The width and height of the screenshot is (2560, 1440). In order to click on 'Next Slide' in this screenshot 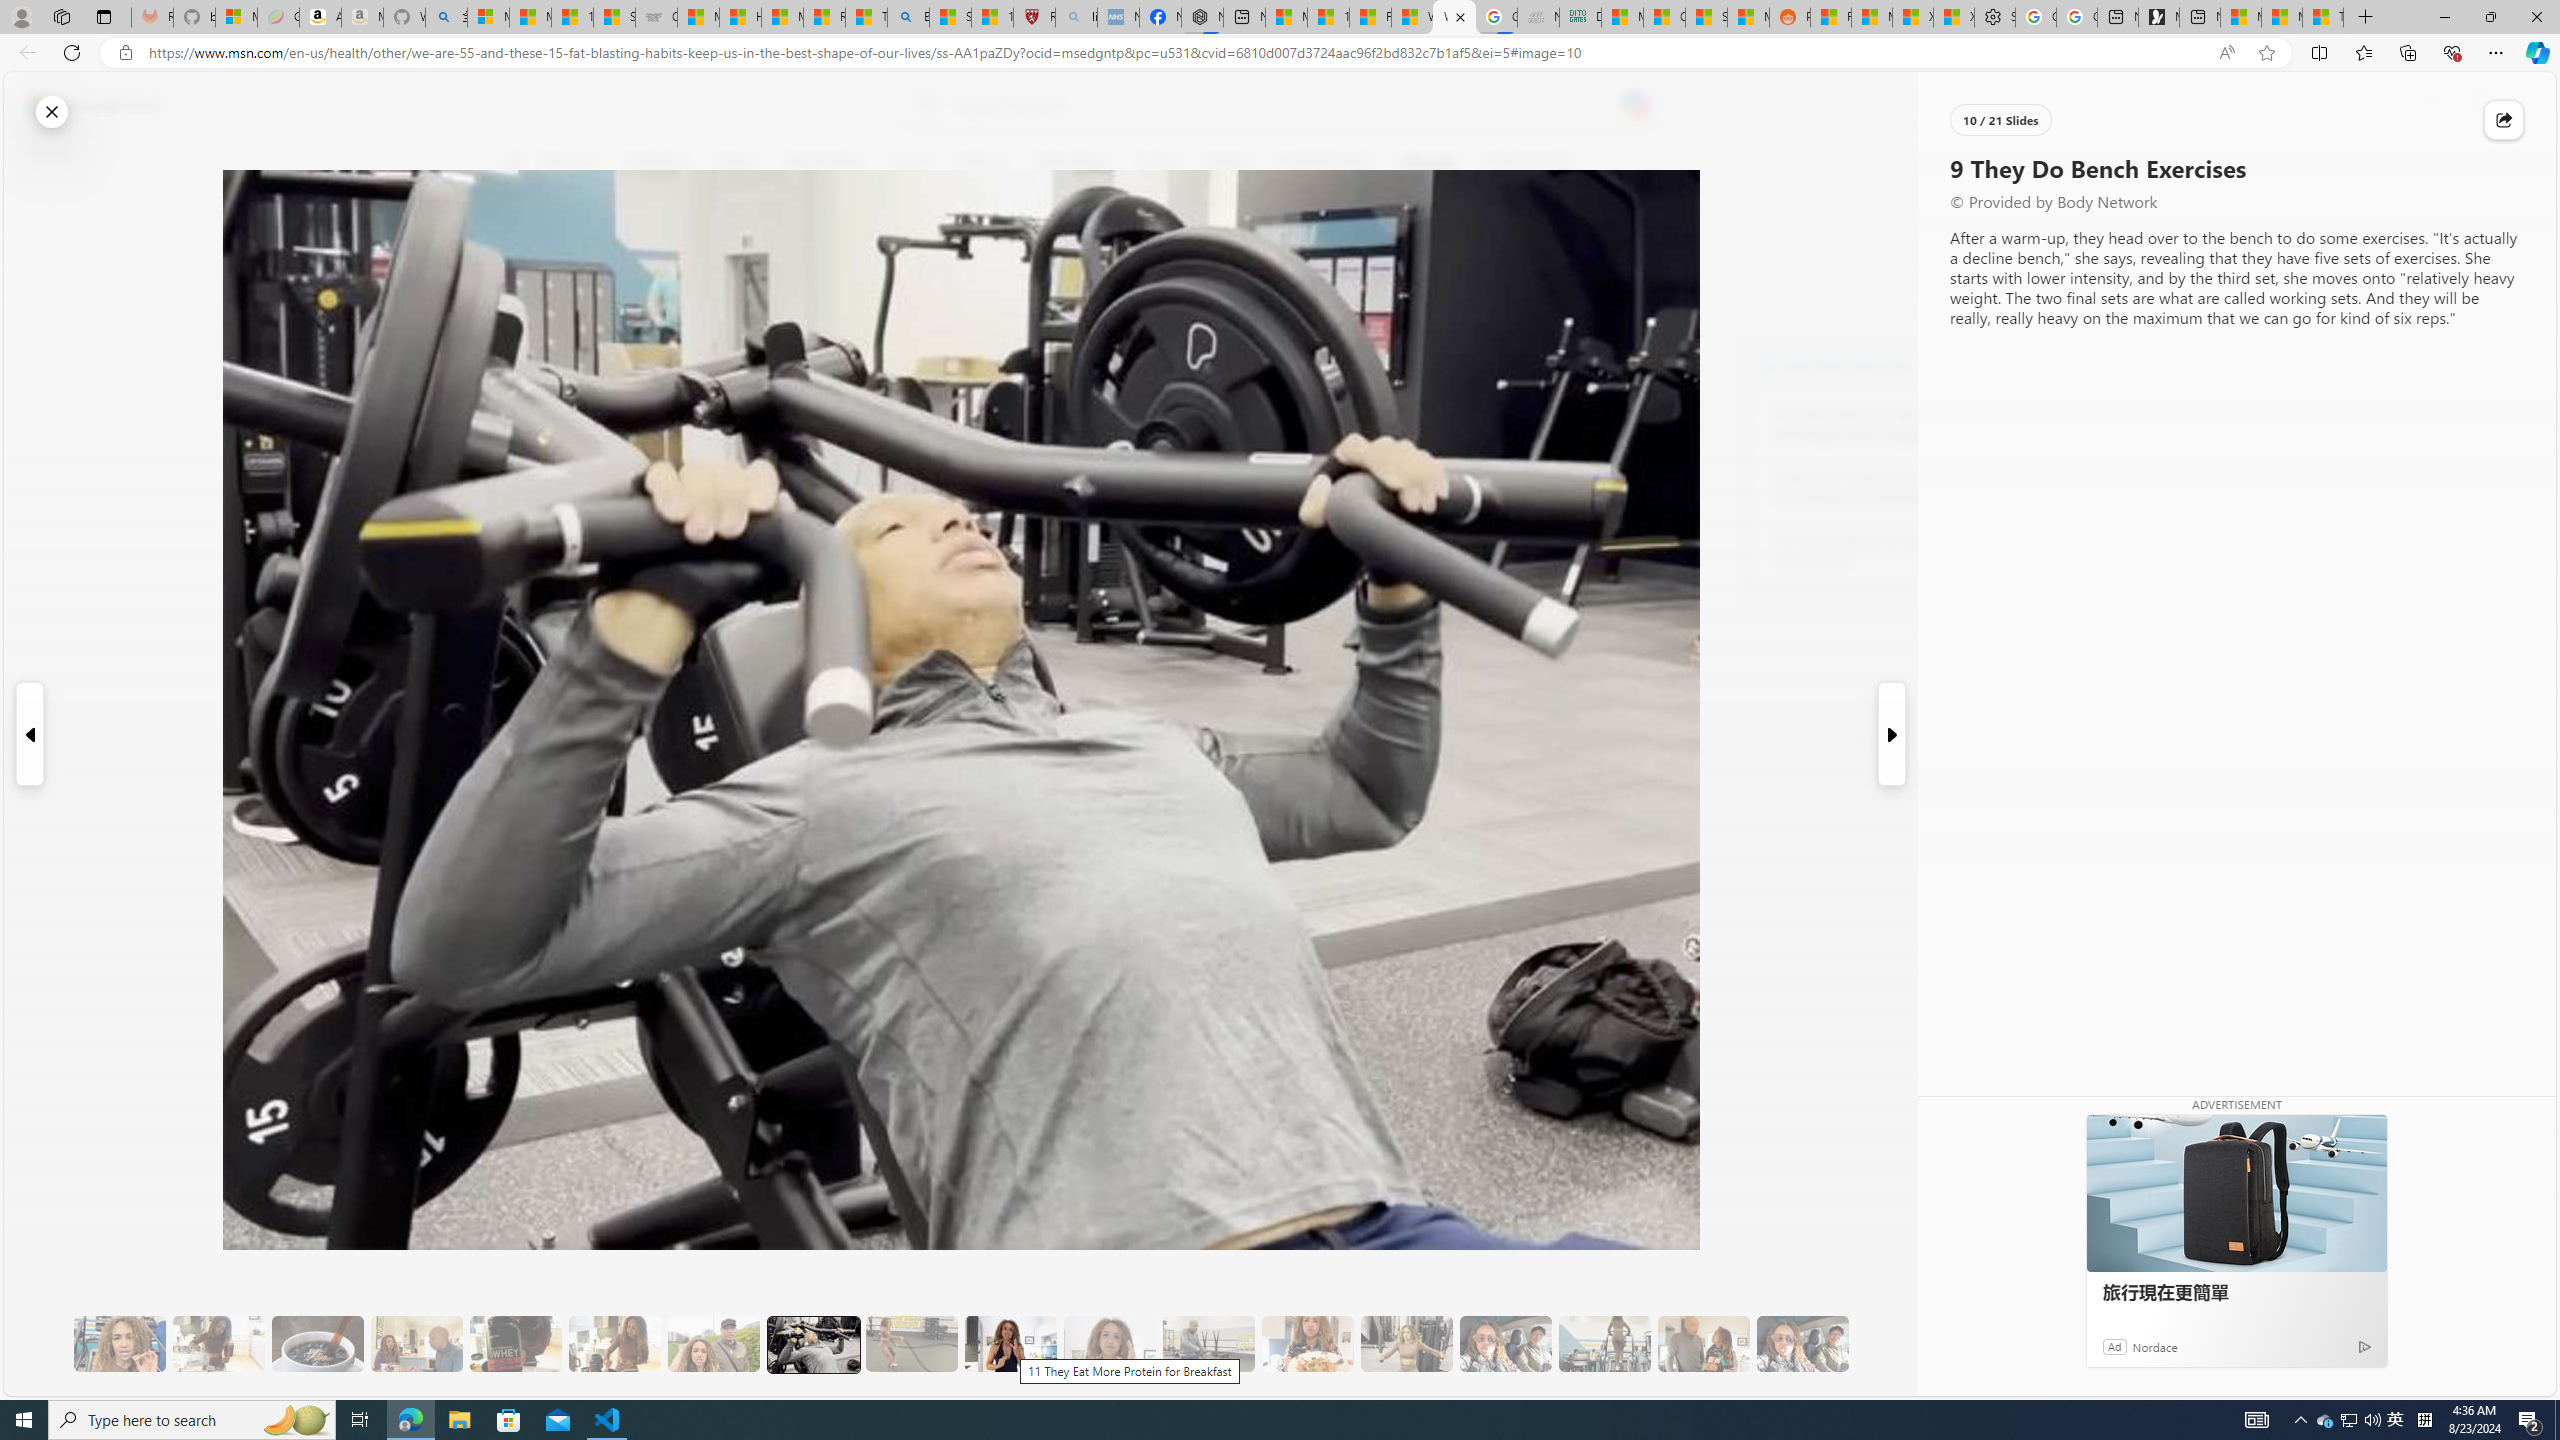, I will do `click(1892, 734)`.